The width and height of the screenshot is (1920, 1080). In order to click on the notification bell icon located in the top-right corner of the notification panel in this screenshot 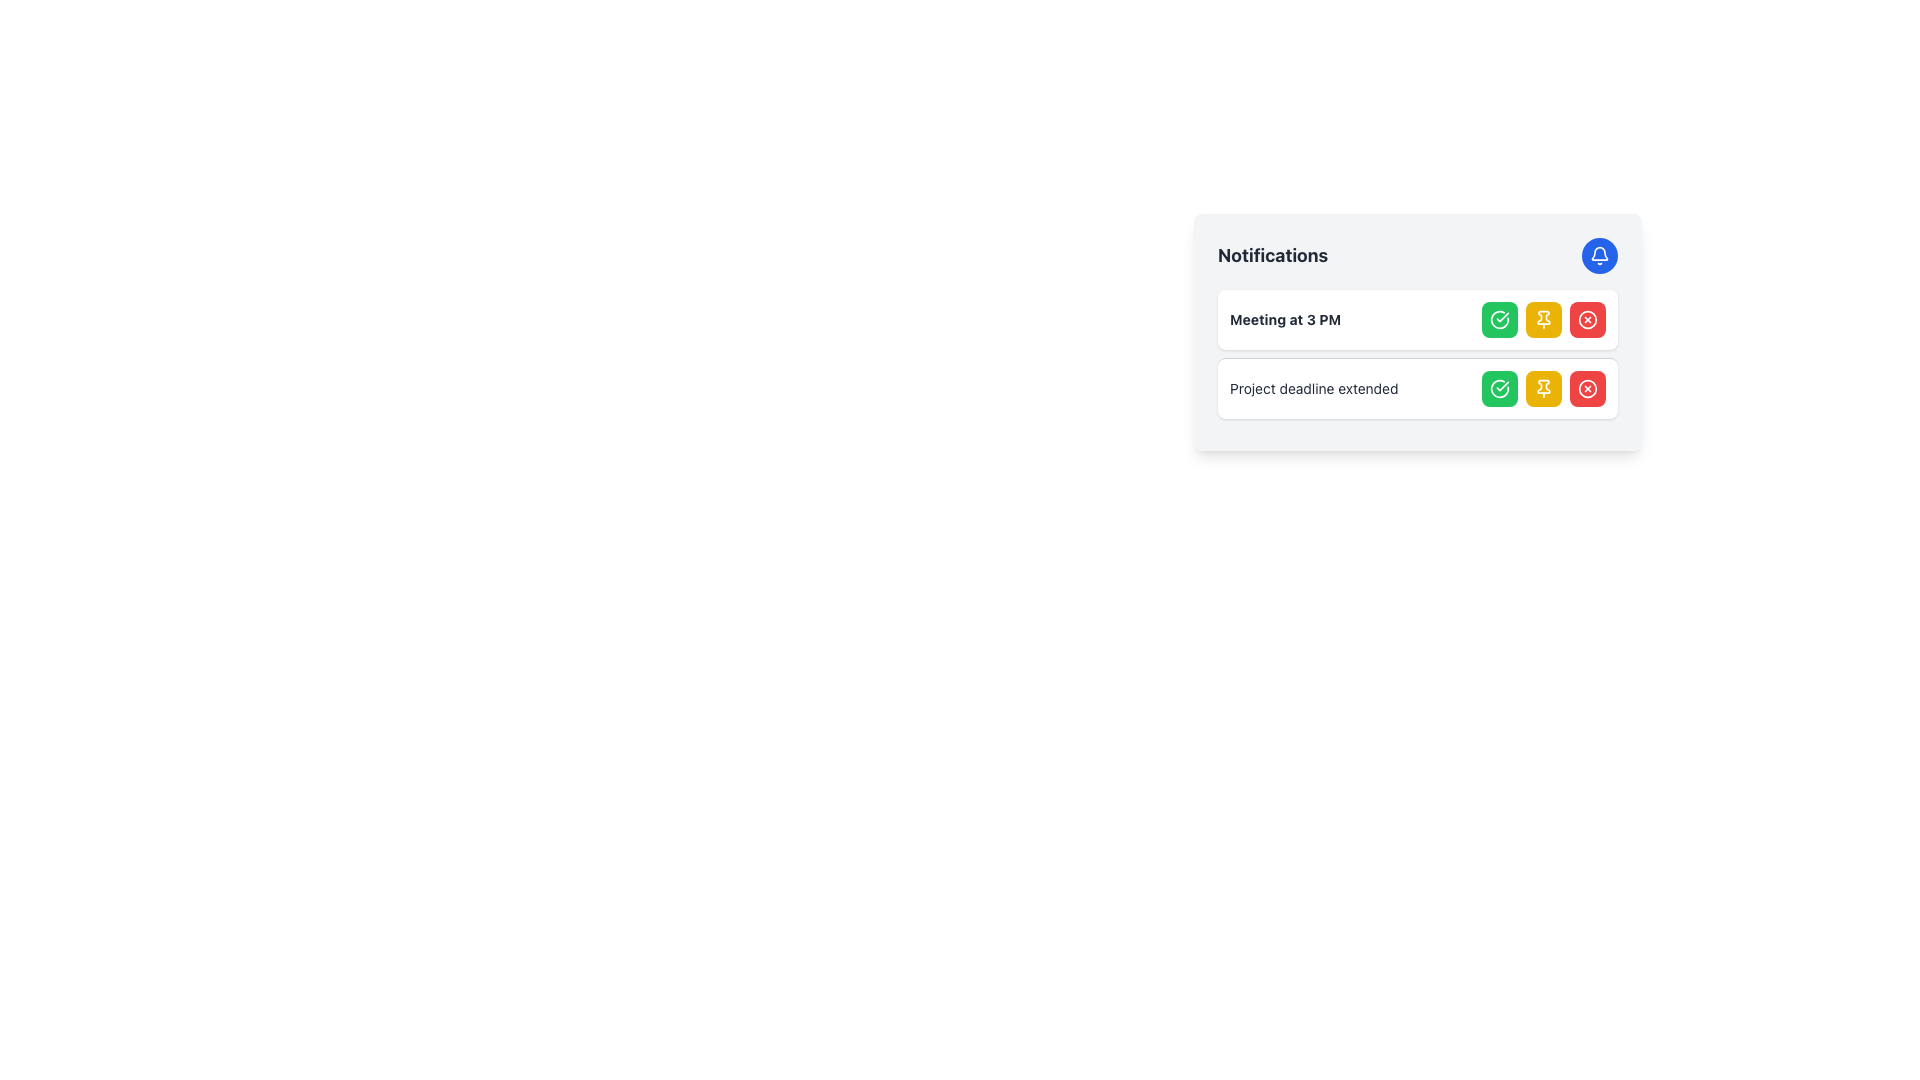, I will do `click(1598, 254)`.